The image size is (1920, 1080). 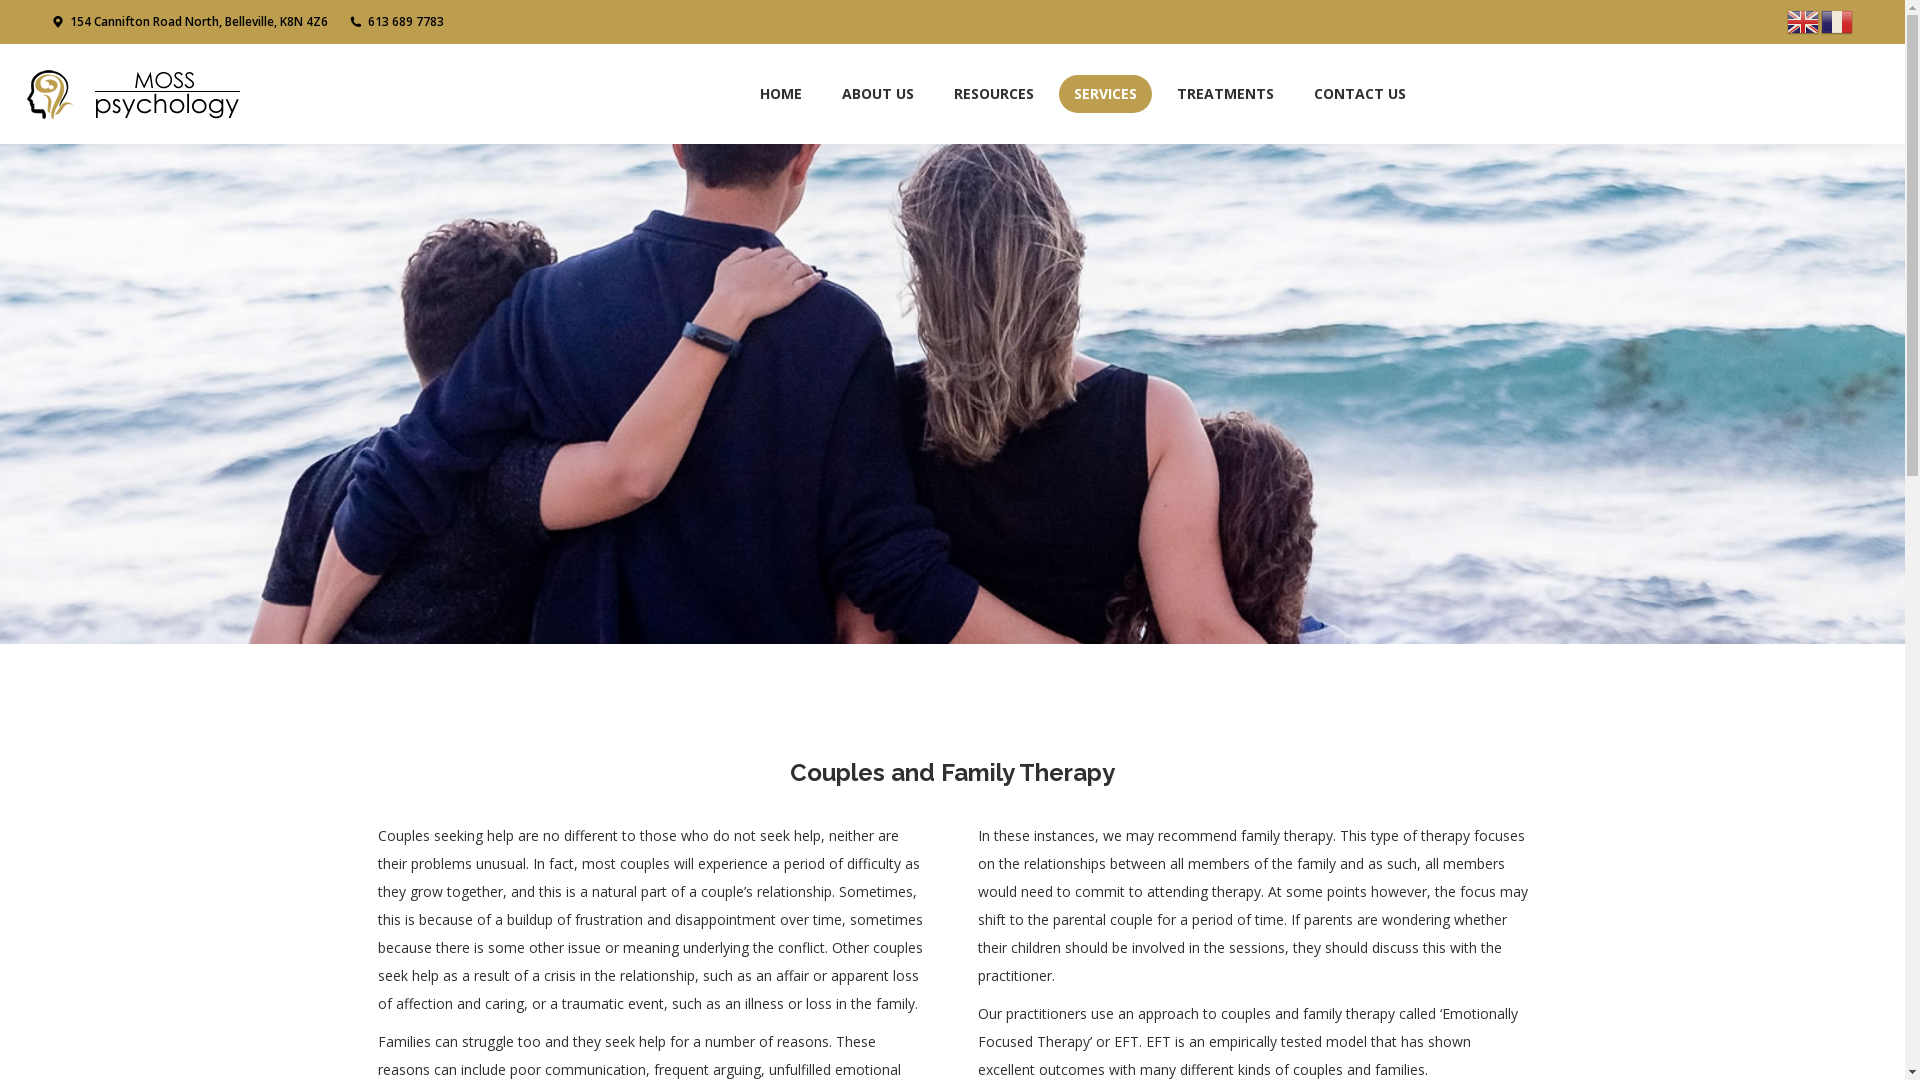 What do you see at coordinates (993, 93) in the screenshot?
I see `'RESOURCES'` at bounding box center [993, 93].